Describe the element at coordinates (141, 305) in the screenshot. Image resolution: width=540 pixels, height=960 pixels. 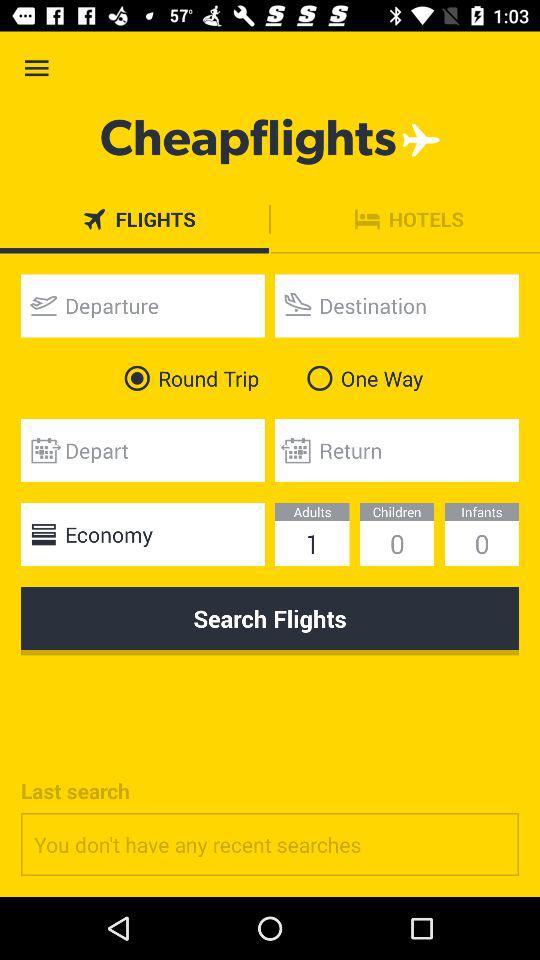
I see `option` at that location.